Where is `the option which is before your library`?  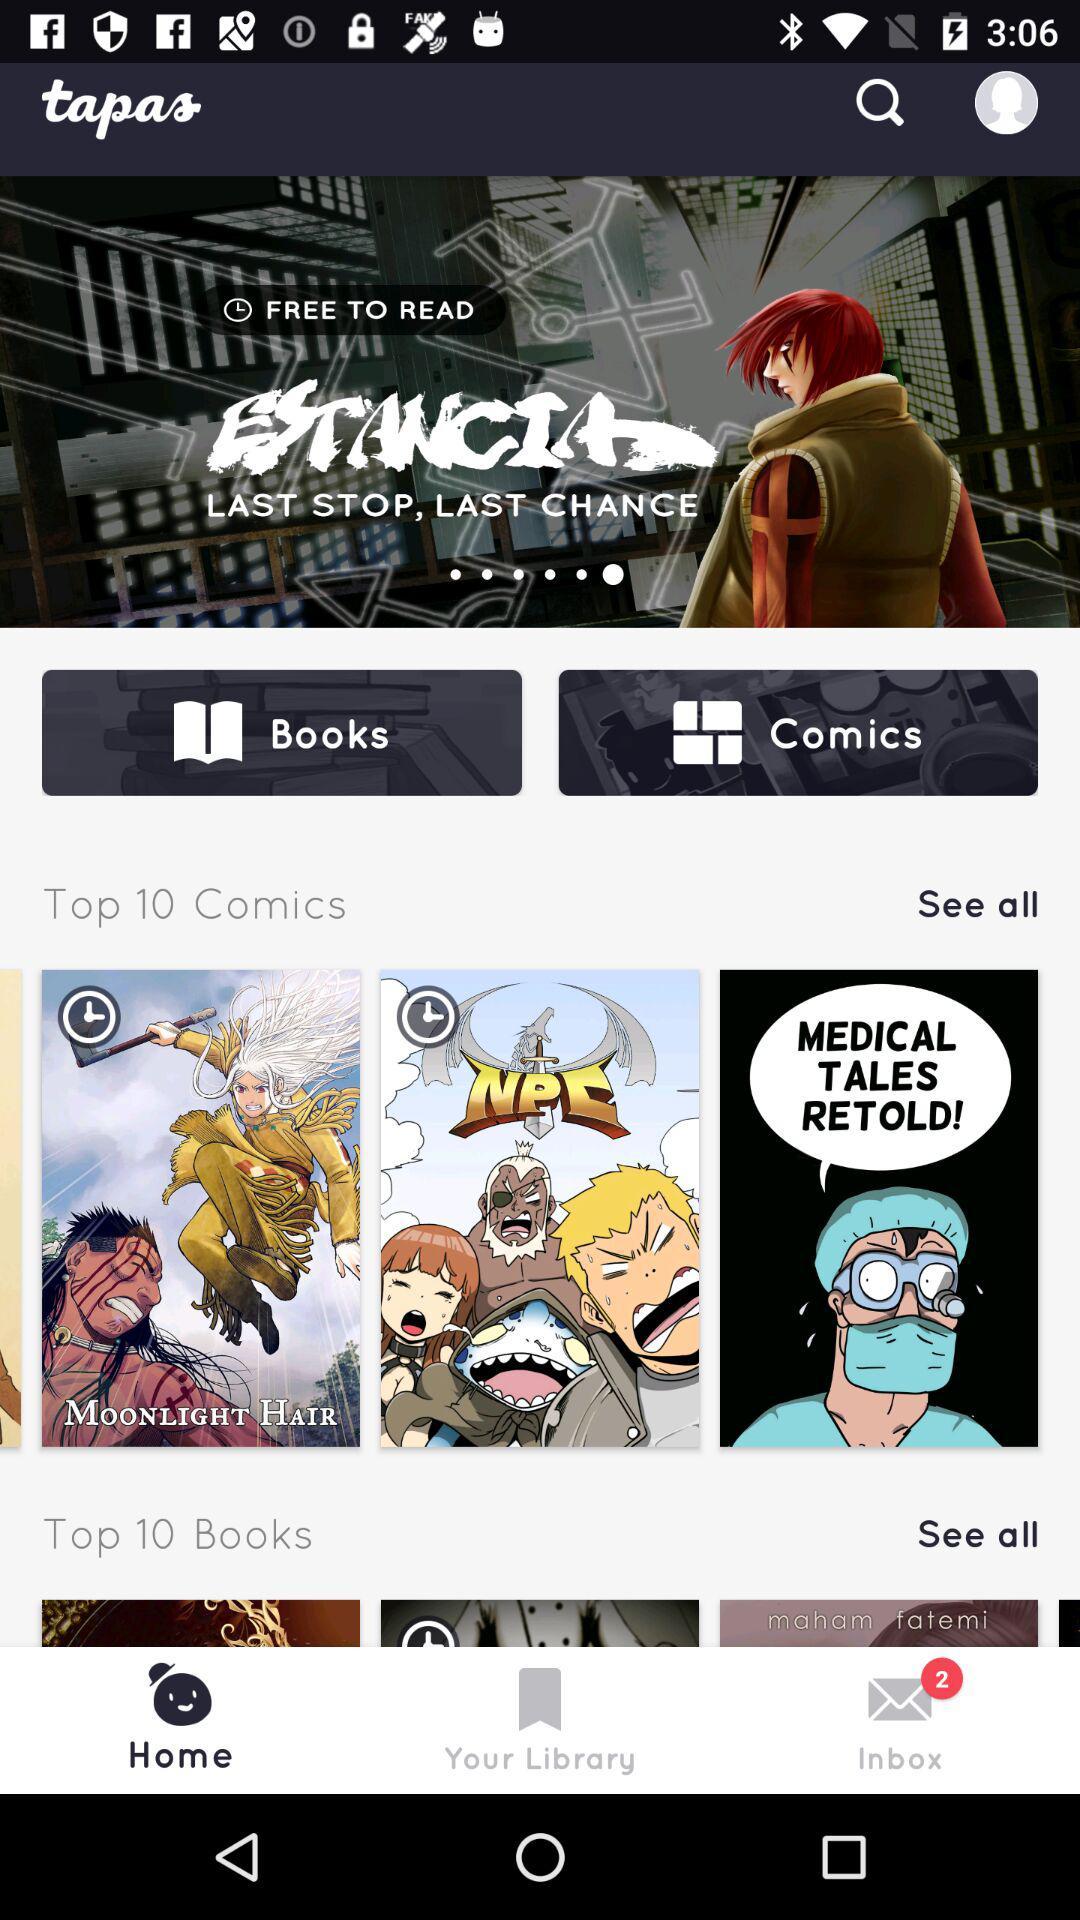 the option which is before your library is located at coordinates (200, 1696).